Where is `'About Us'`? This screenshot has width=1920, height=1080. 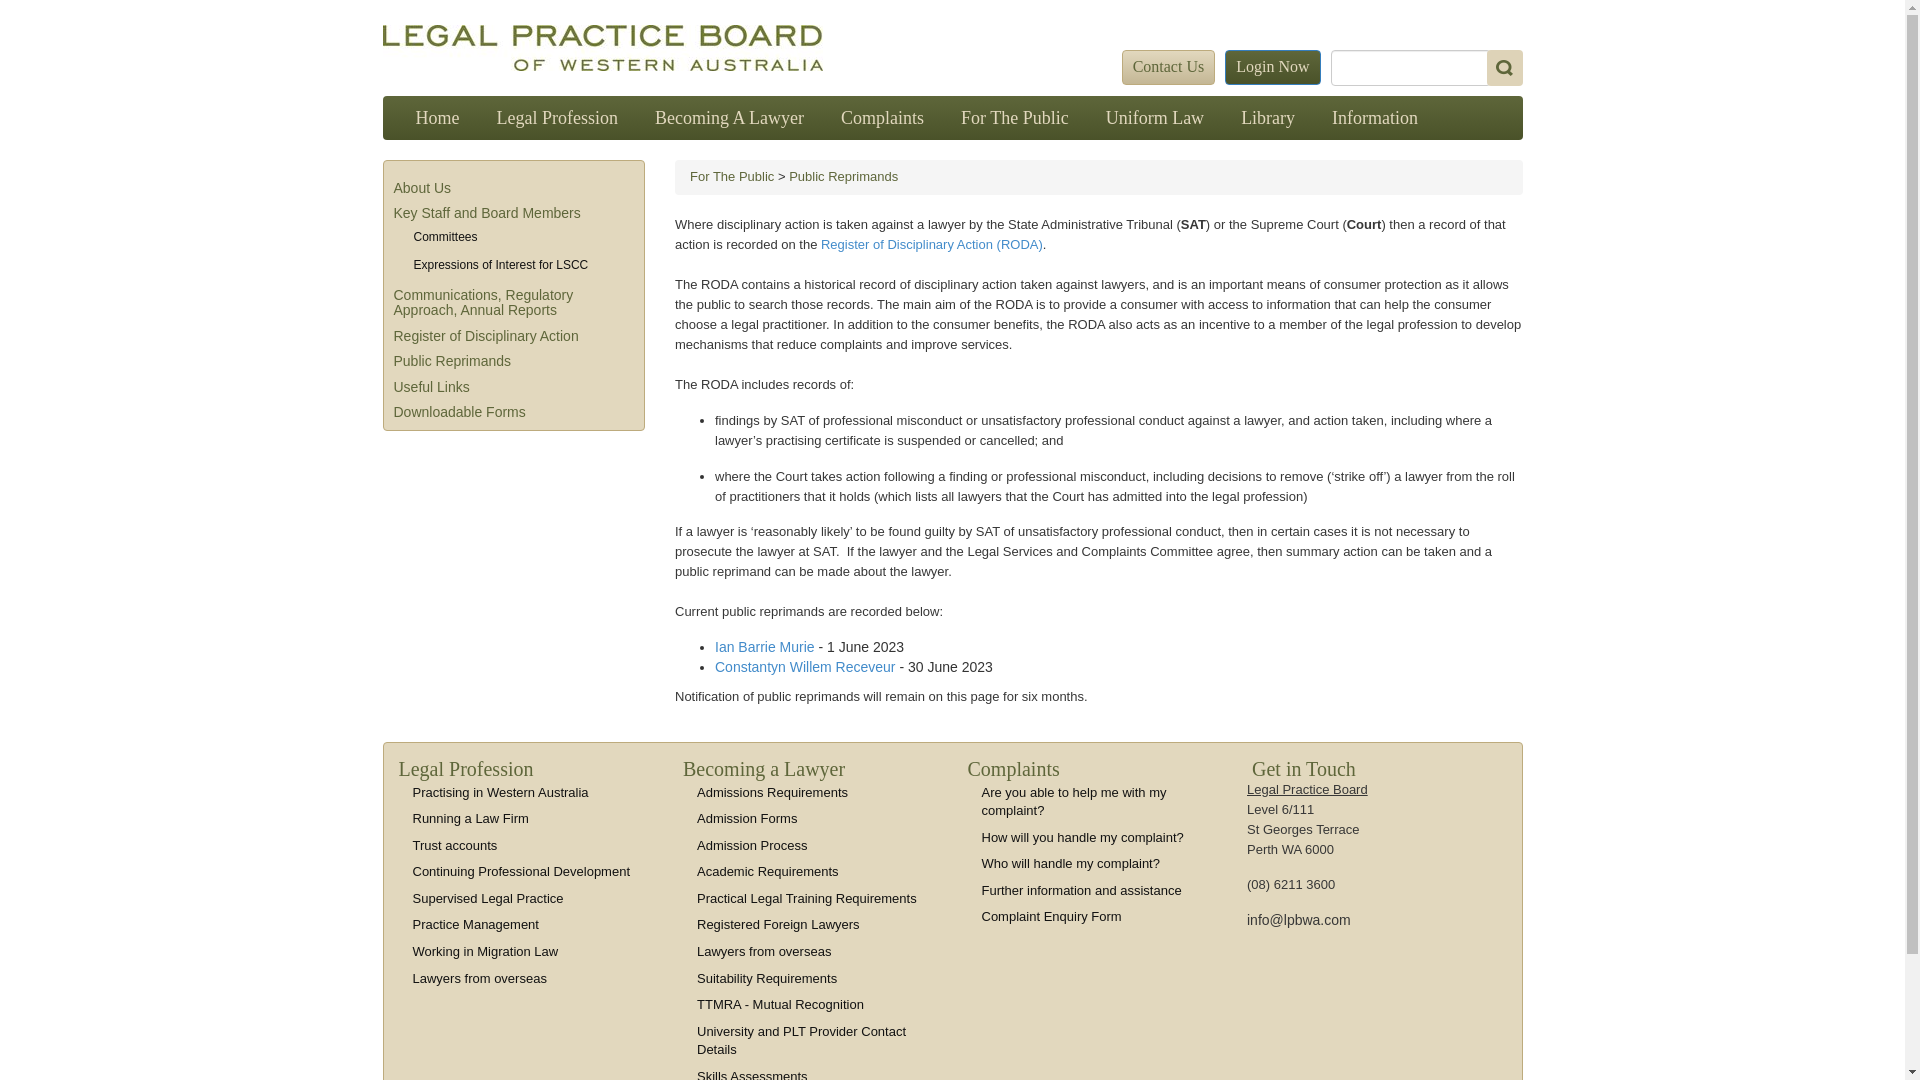 'About Us' is located at coordinates (421, 188).